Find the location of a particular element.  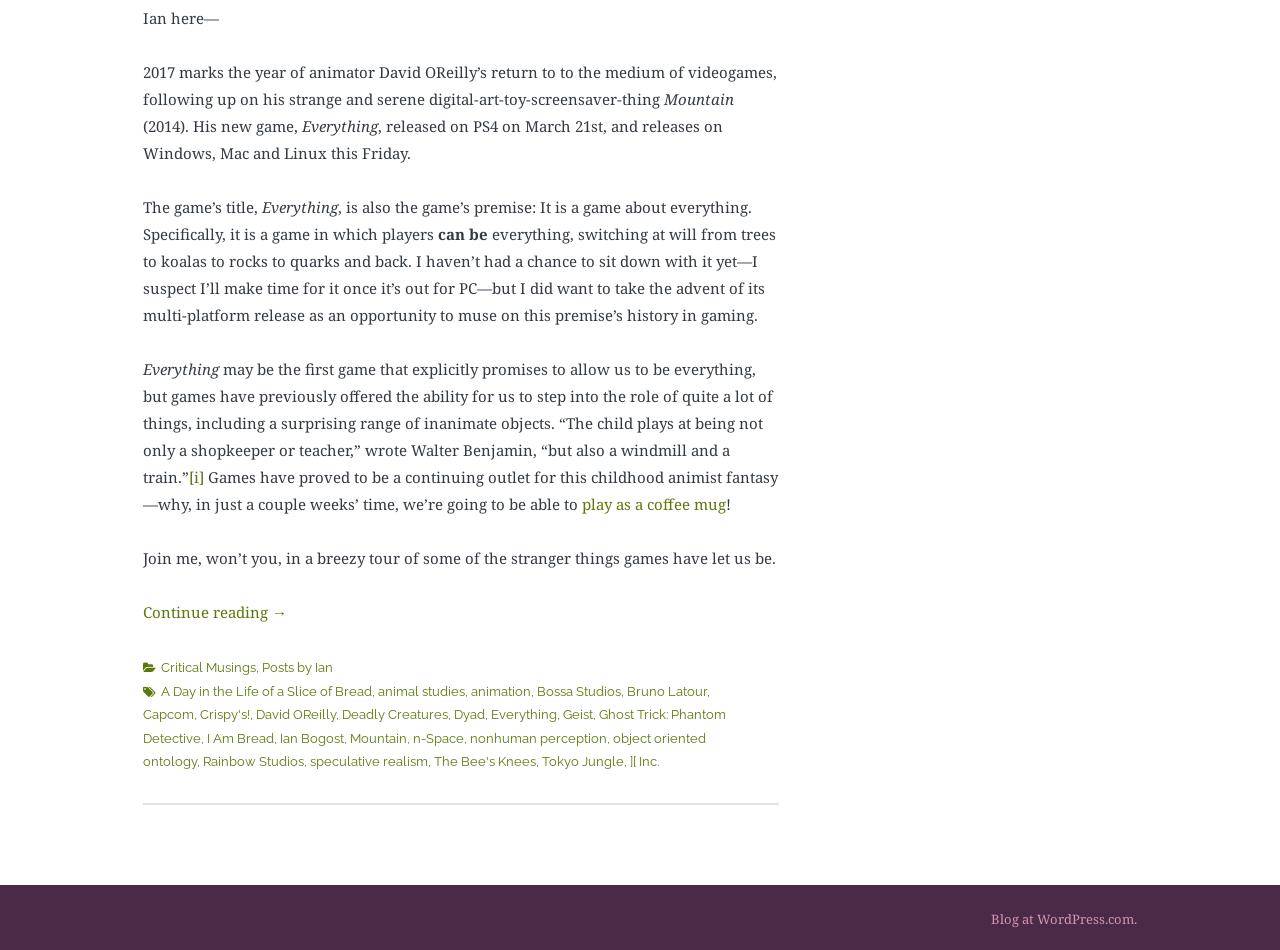

'speculative realism' is located at coordinates (369, 760).